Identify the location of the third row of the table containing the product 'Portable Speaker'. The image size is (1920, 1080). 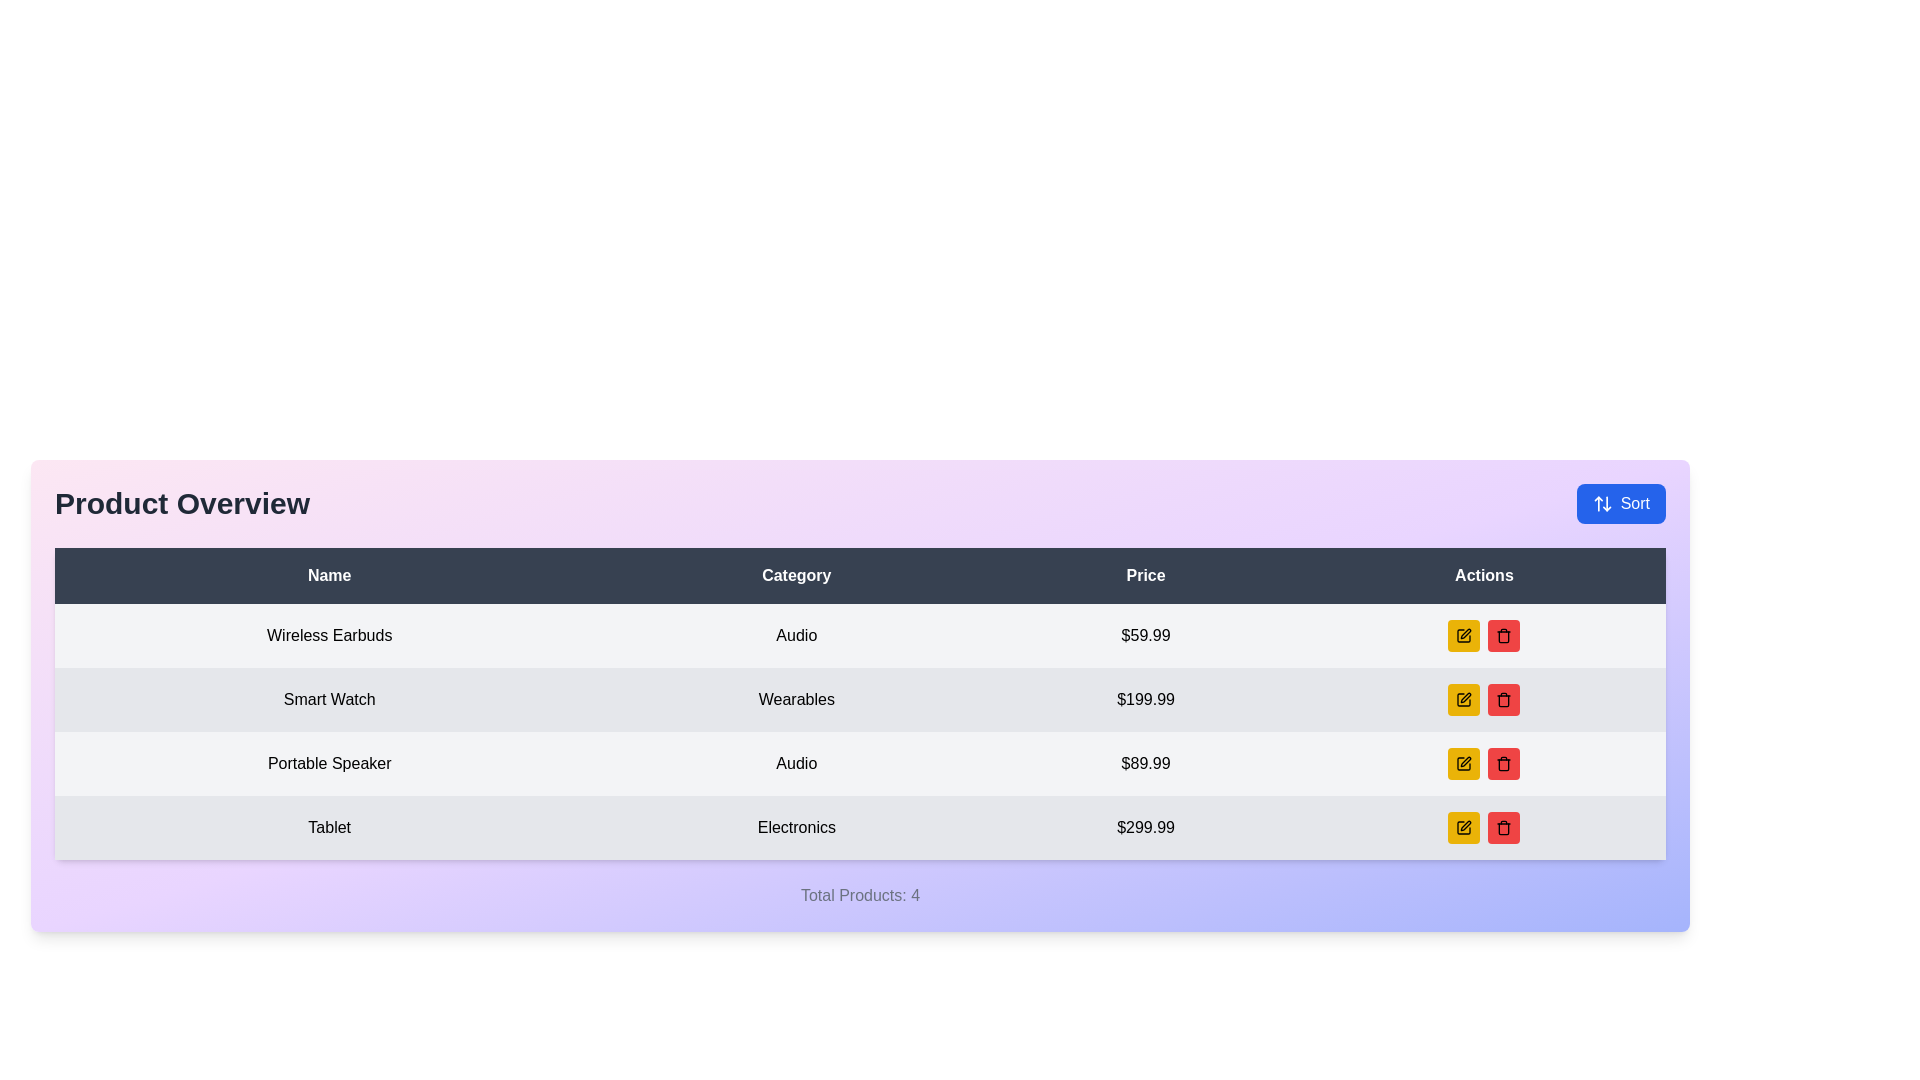
(860, 763).